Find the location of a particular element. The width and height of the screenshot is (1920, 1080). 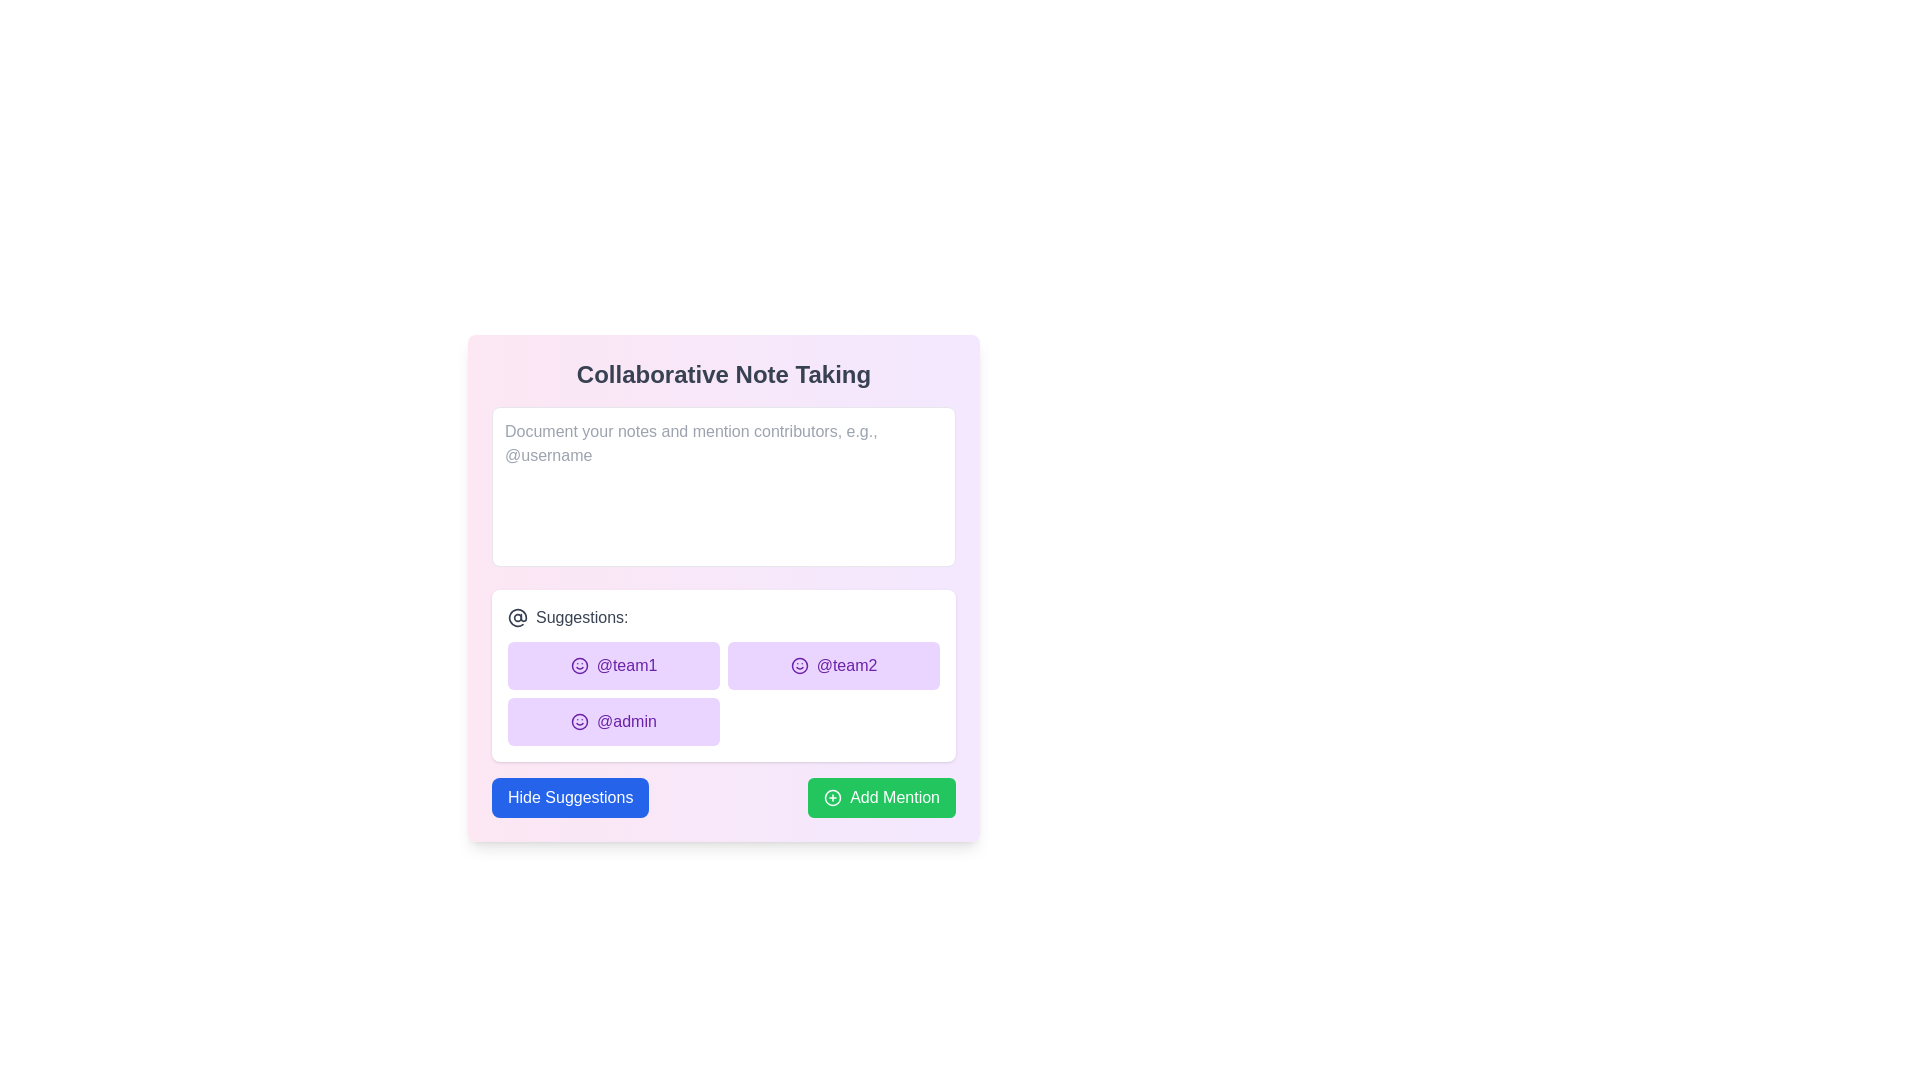

the selectable button labeled '@team2' located in the top-right part of the grid under the 'Suggestions' section is located at coordinates (834, 666).